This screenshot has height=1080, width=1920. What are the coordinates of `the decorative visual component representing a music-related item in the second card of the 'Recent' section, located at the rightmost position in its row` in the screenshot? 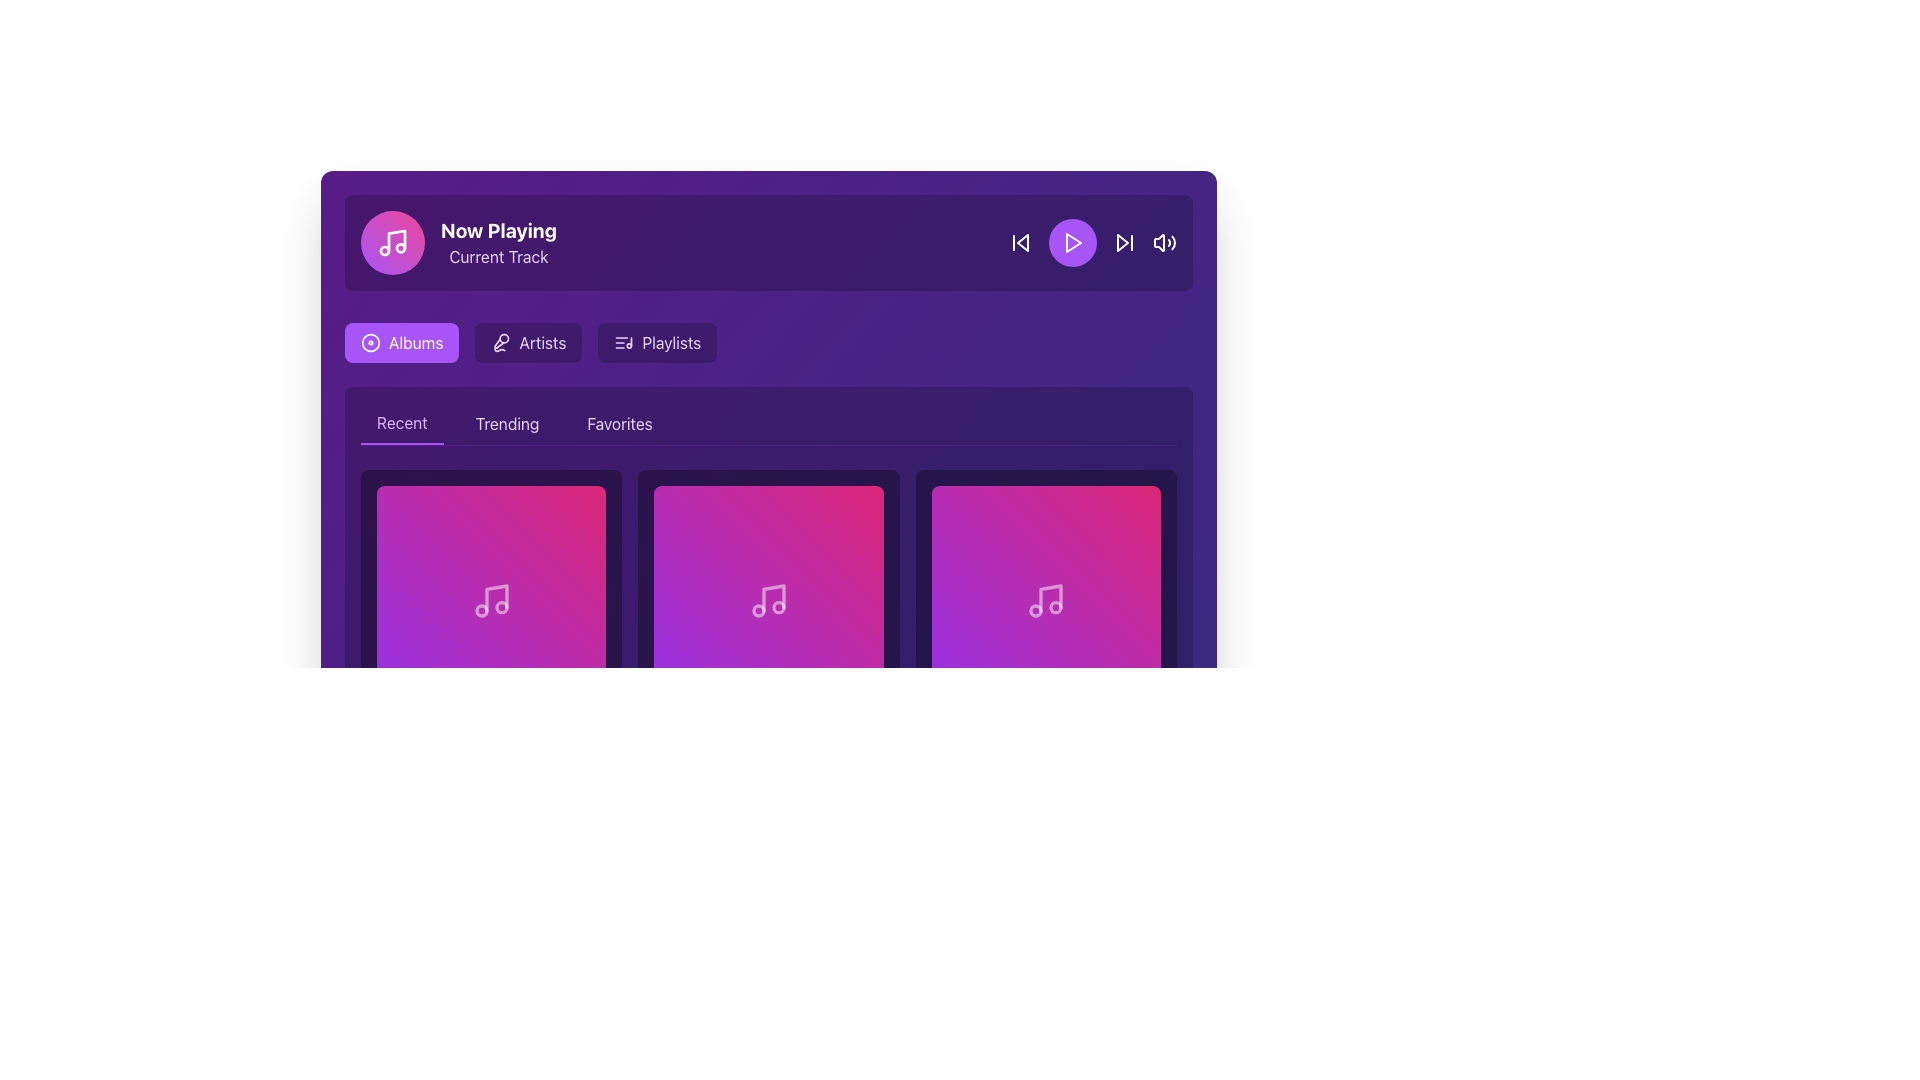 It's located at (1045, 599).